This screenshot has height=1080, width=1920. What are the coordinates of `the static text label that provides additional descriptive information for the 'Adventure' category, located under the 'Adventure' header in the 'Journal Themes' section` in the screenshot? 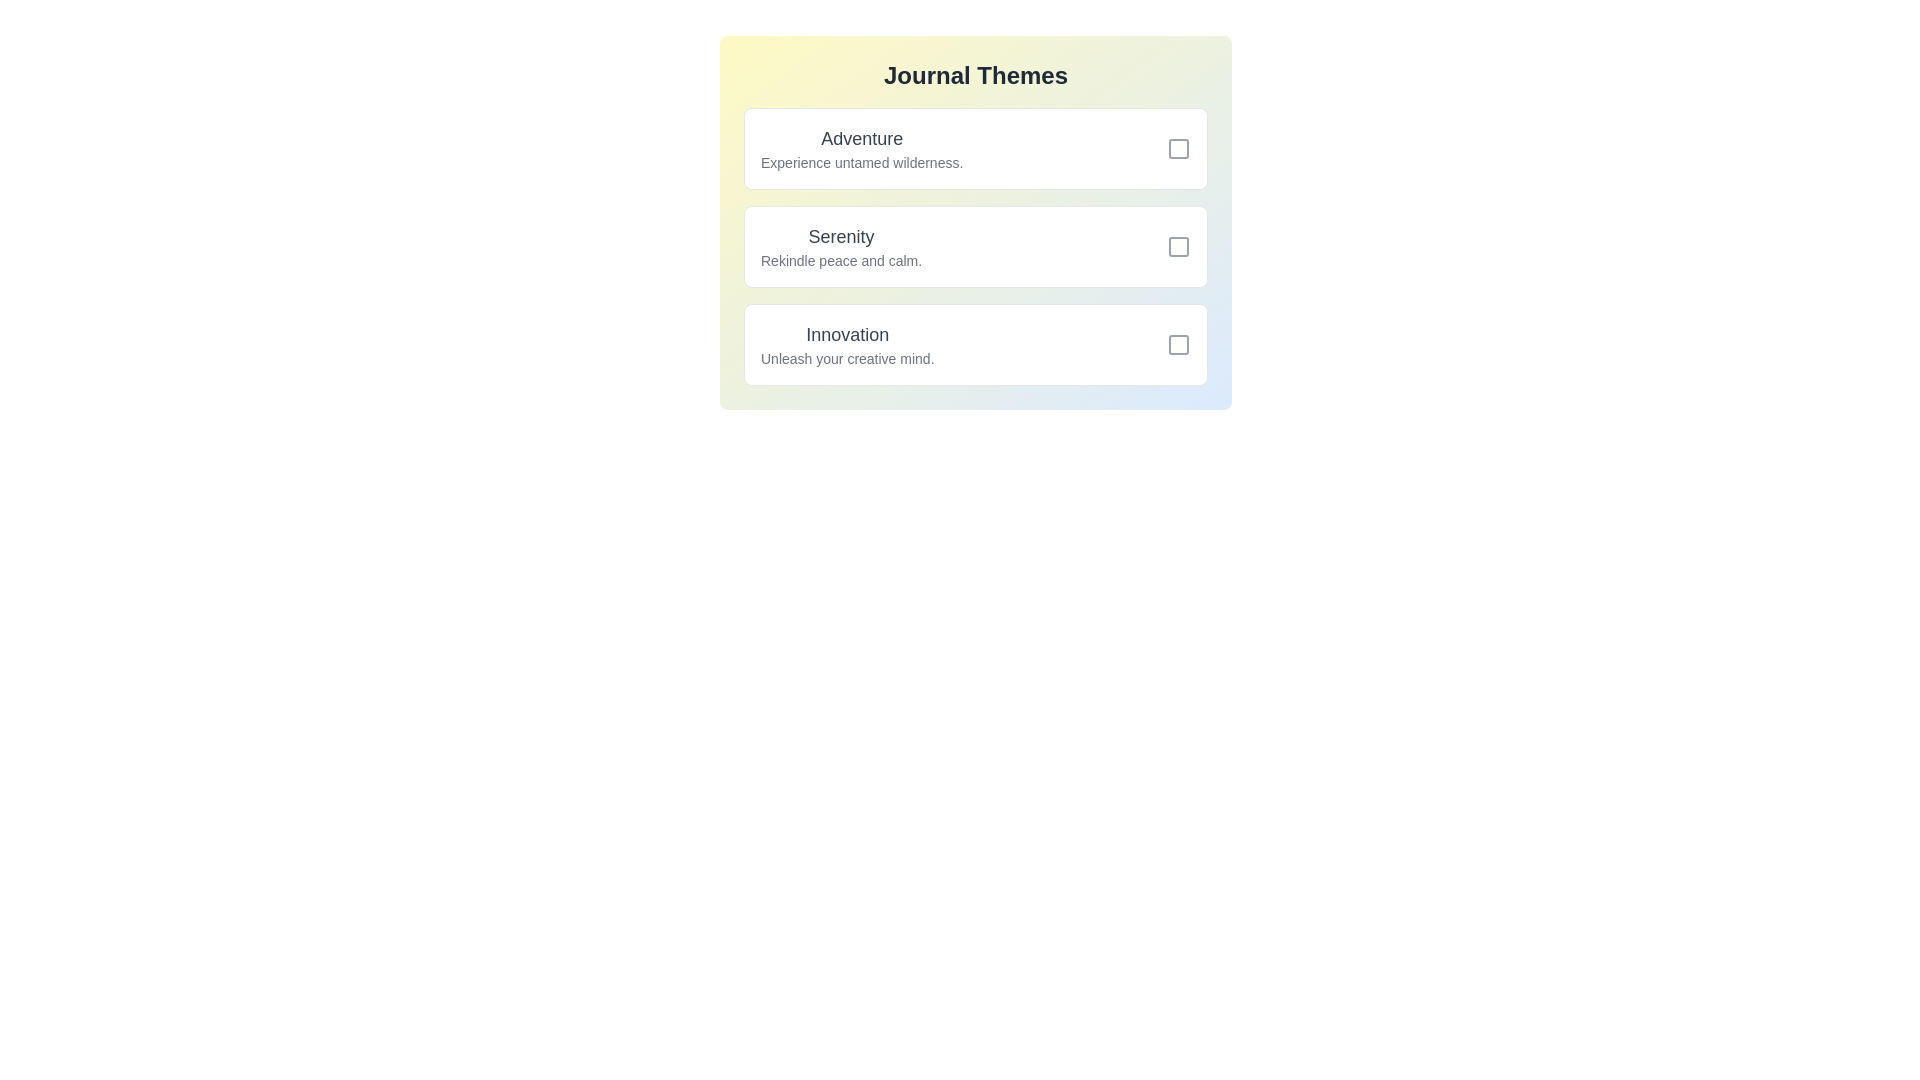 It's located at (862, 161).